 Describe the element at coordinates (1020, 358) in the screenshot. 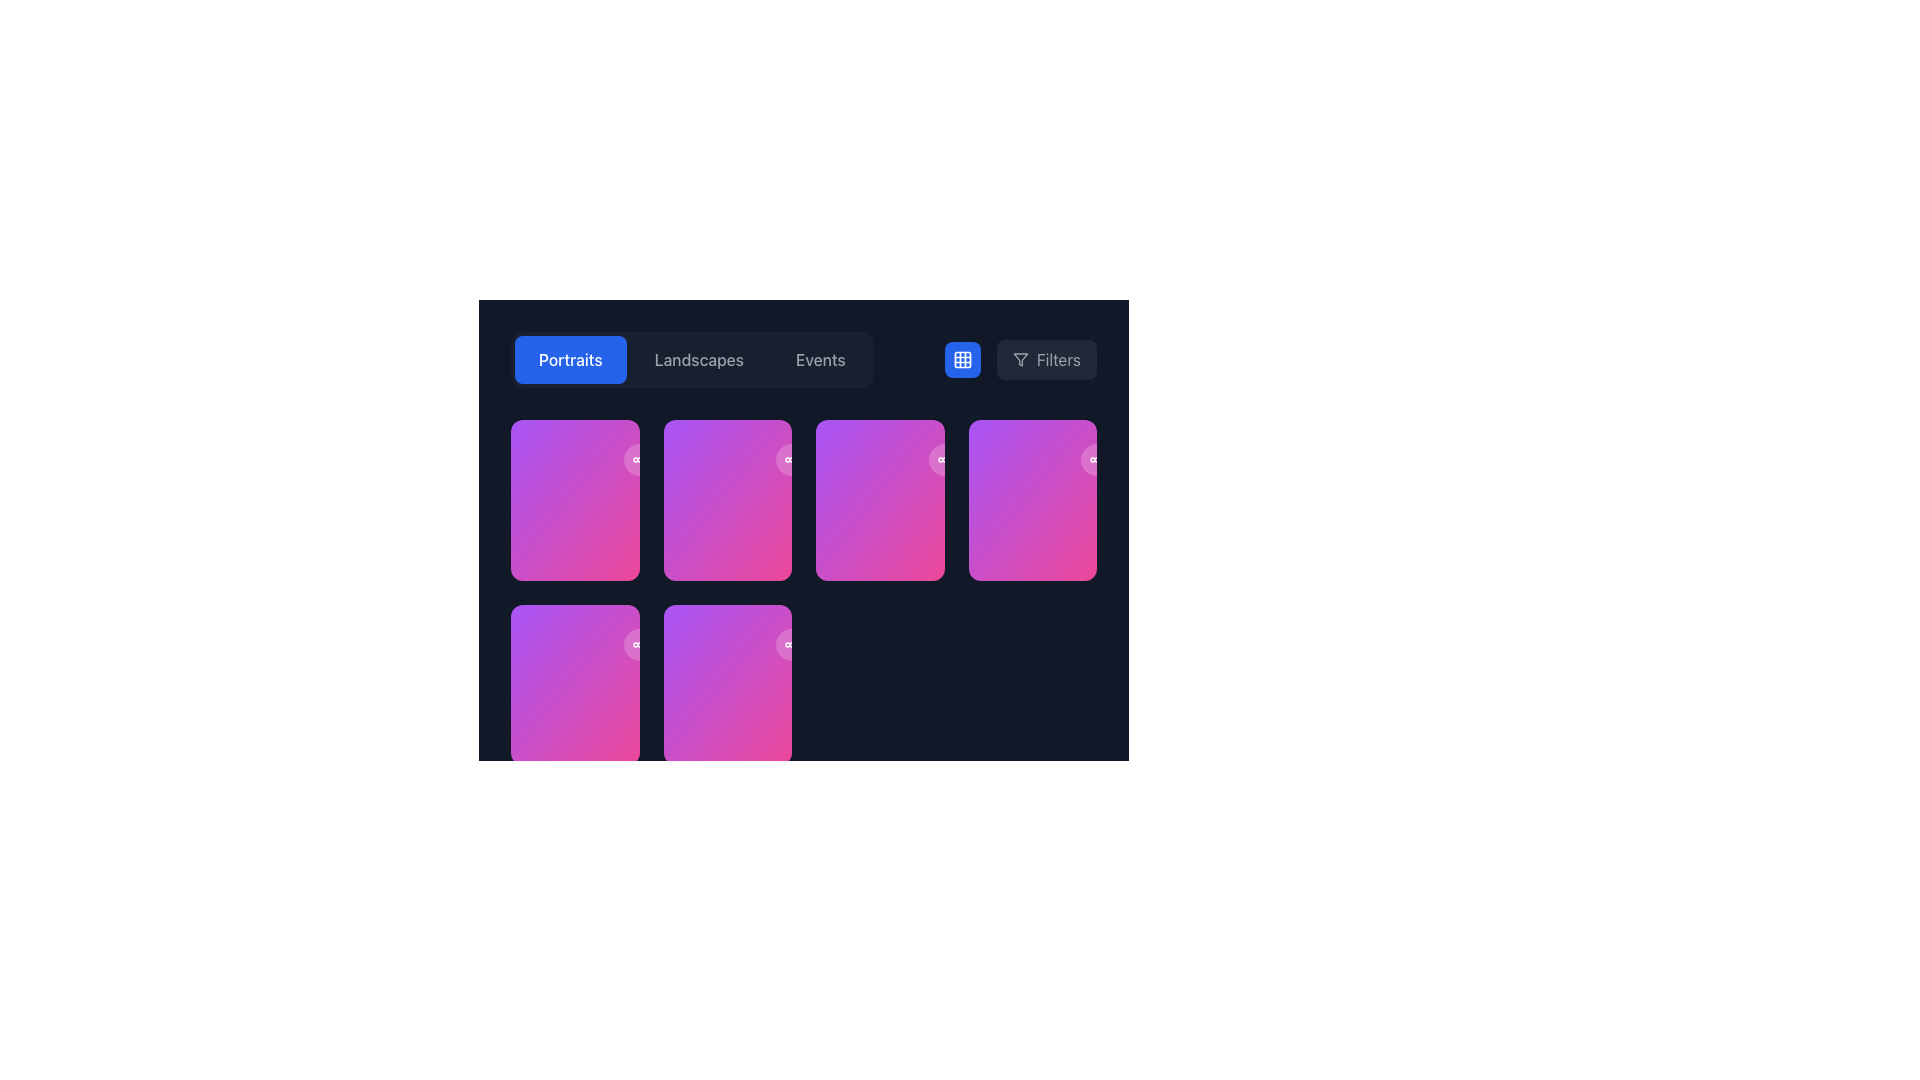

I see `the filtering SVG icon located in the filters section at the top right corner of the interface, adjacent to the grid icon` at that location.